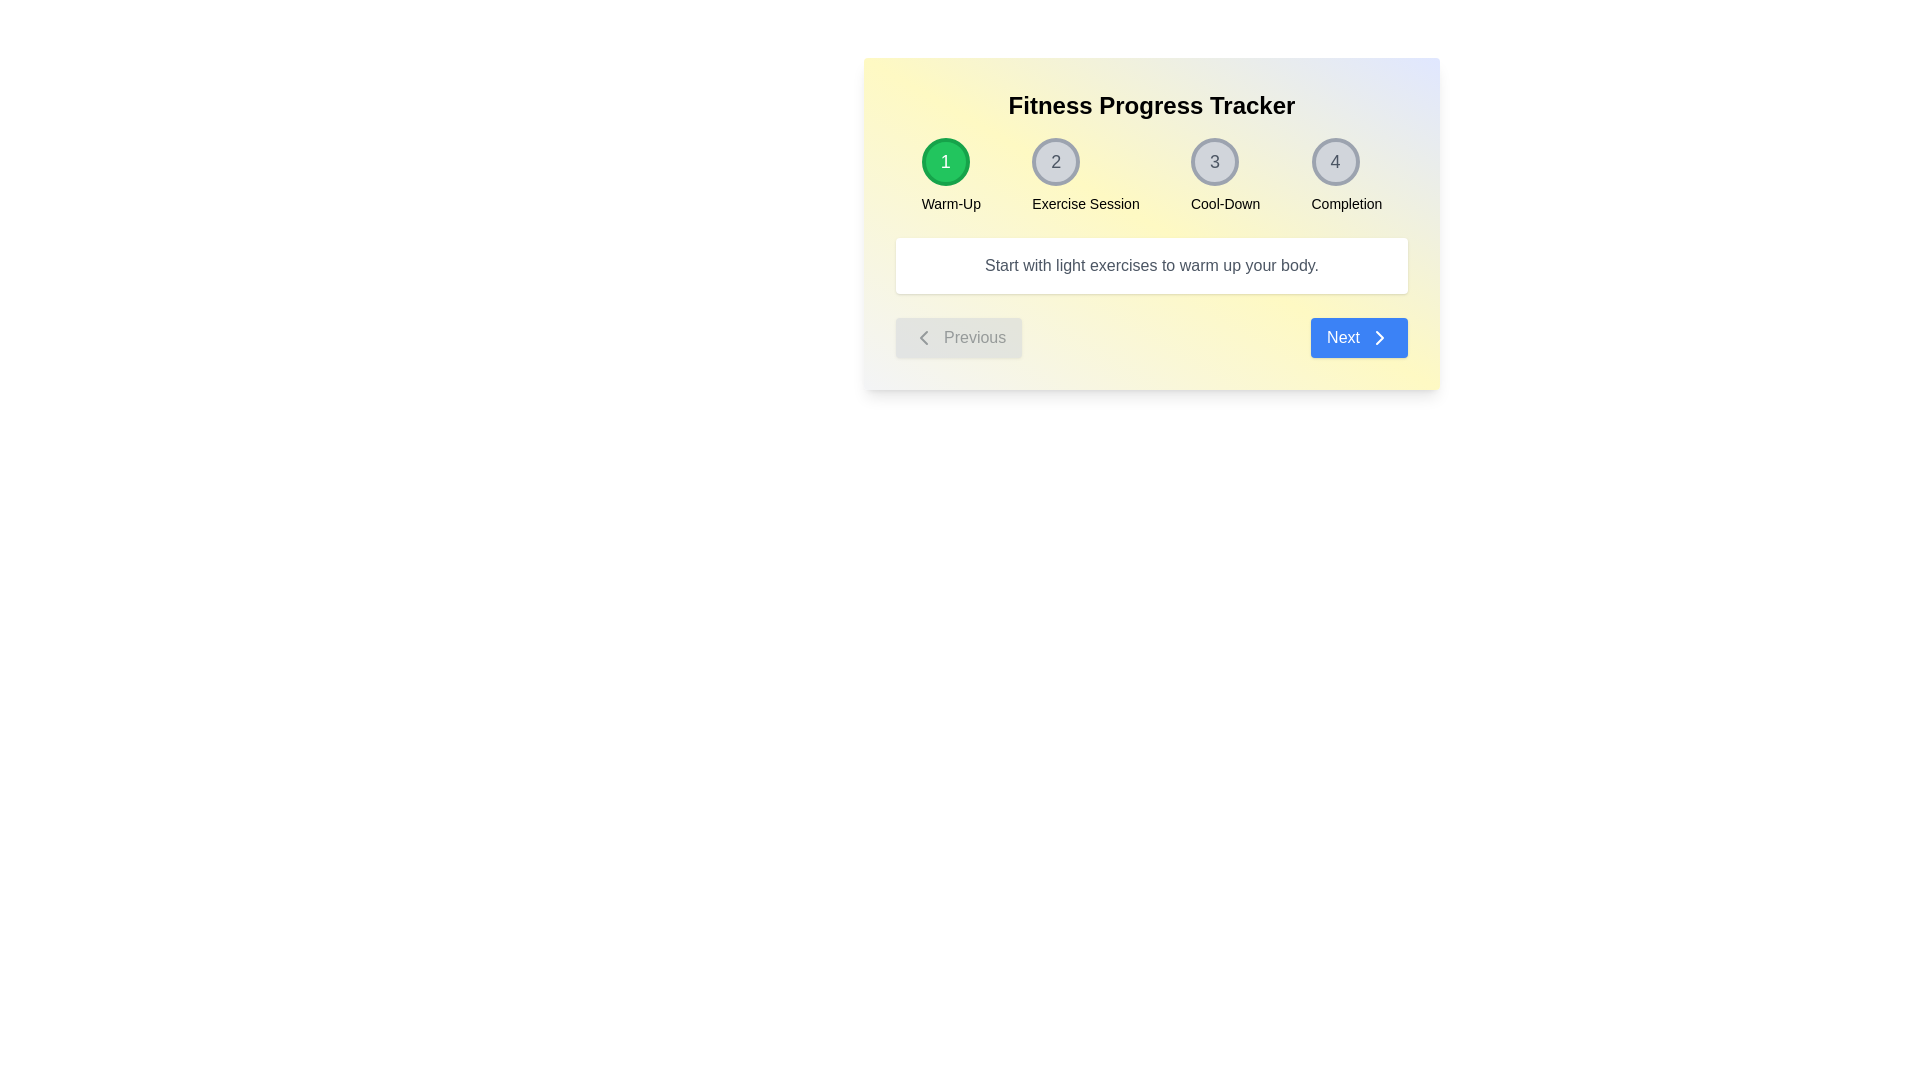 This screenshot has width=1920, height=1080. I want to click on the 'Cool-Down' text label located below the circular icon labeled '3' in the UI progress tracker, so click(1224, 204).